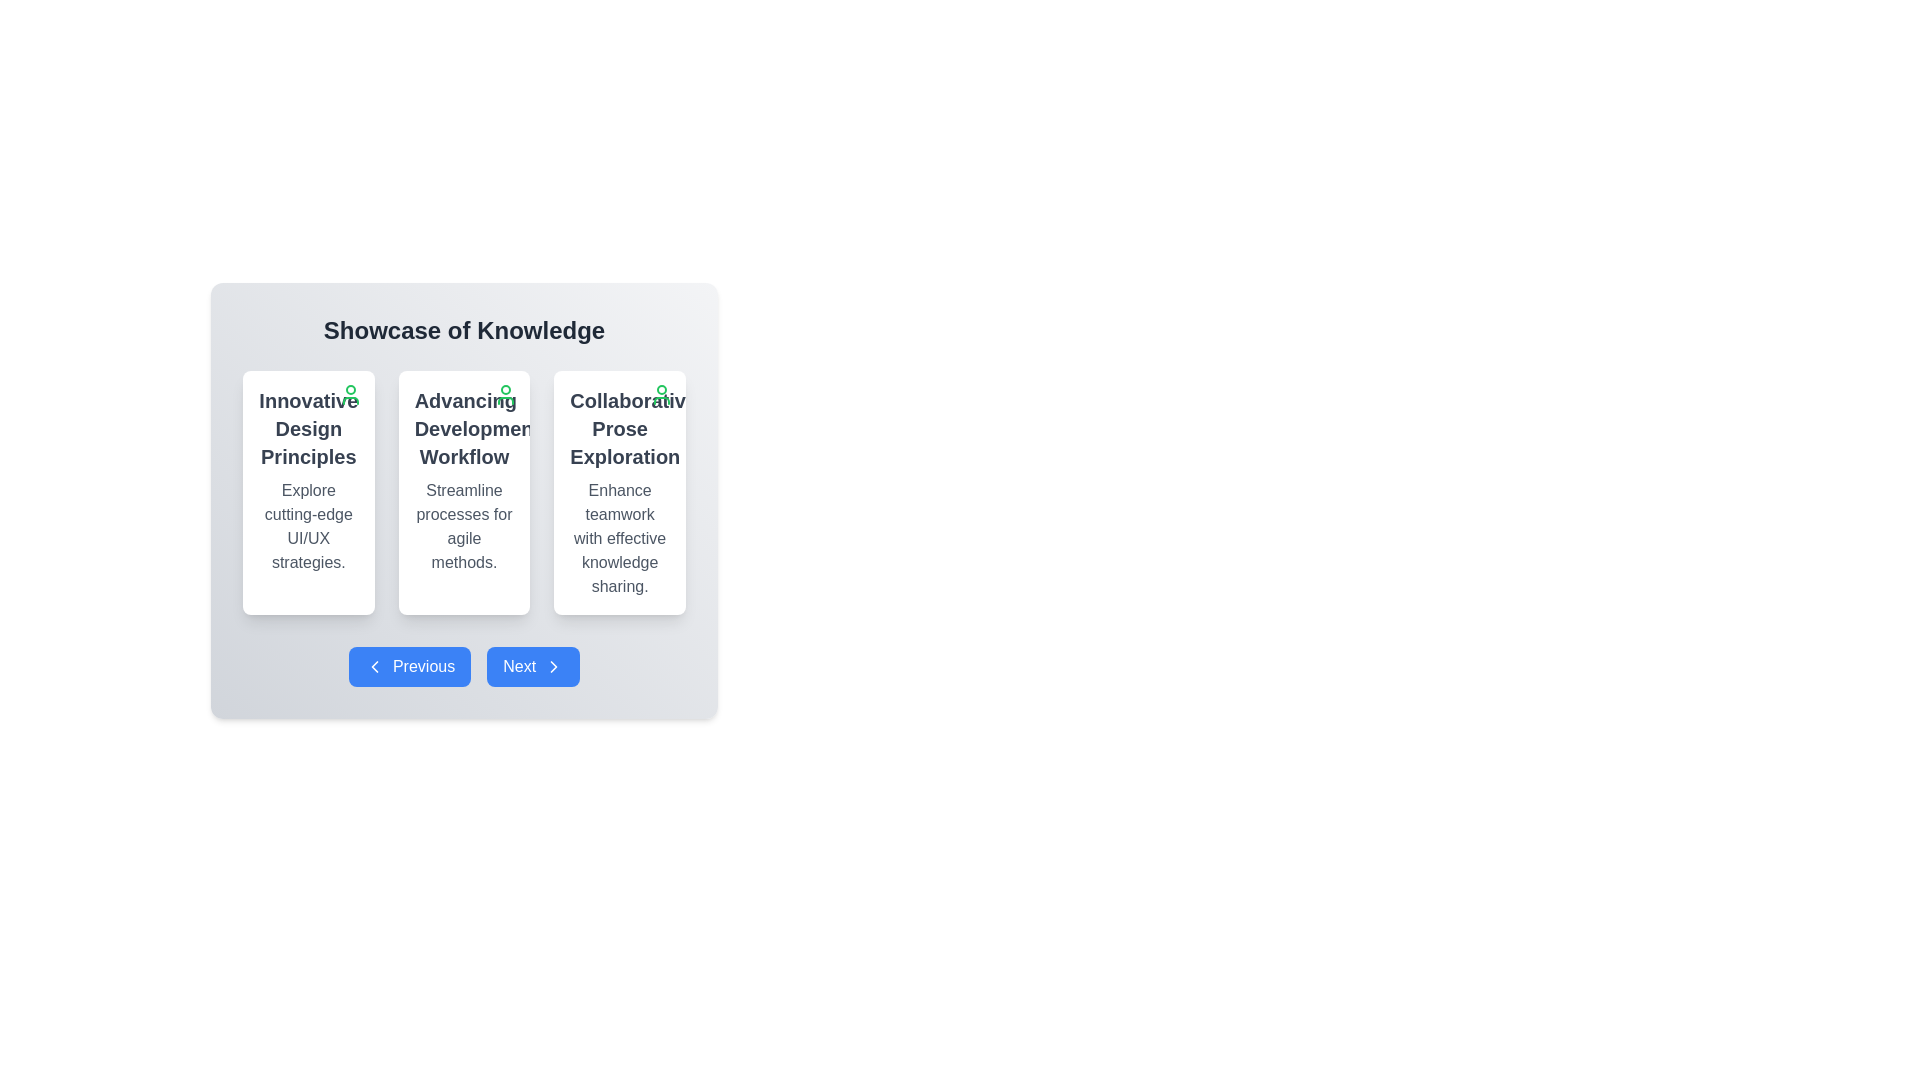 This screenshot has height=1080, width=1920. Describe the element at coordinates (554, 667) in the screenshot. I see `the chevron icon on the rightmost side of the 'Next' button at the bottom center of the interface` at that location.